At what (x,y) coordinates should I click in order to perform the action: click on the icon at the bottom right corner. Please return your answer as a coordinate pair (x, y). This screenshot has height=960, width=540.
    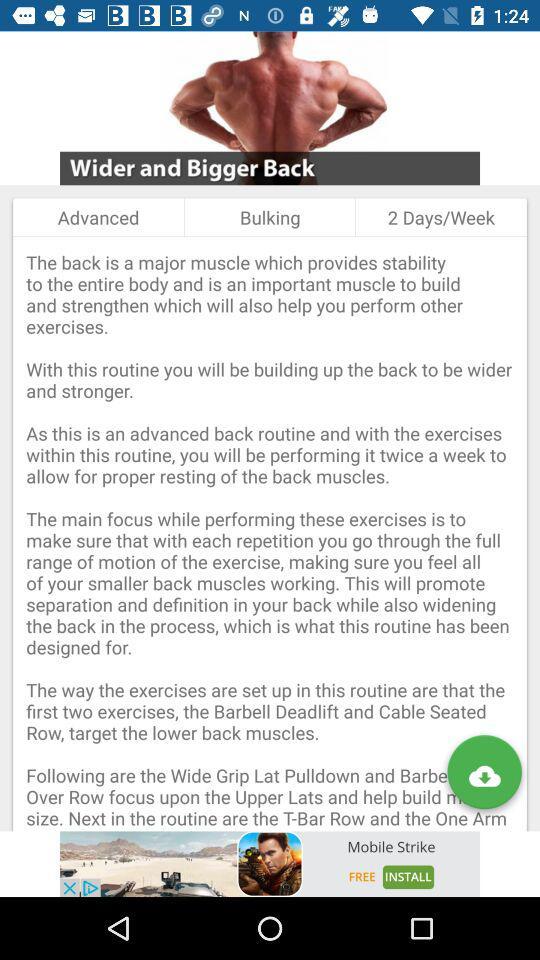
    Looking at the image, I should click on (483, 775).